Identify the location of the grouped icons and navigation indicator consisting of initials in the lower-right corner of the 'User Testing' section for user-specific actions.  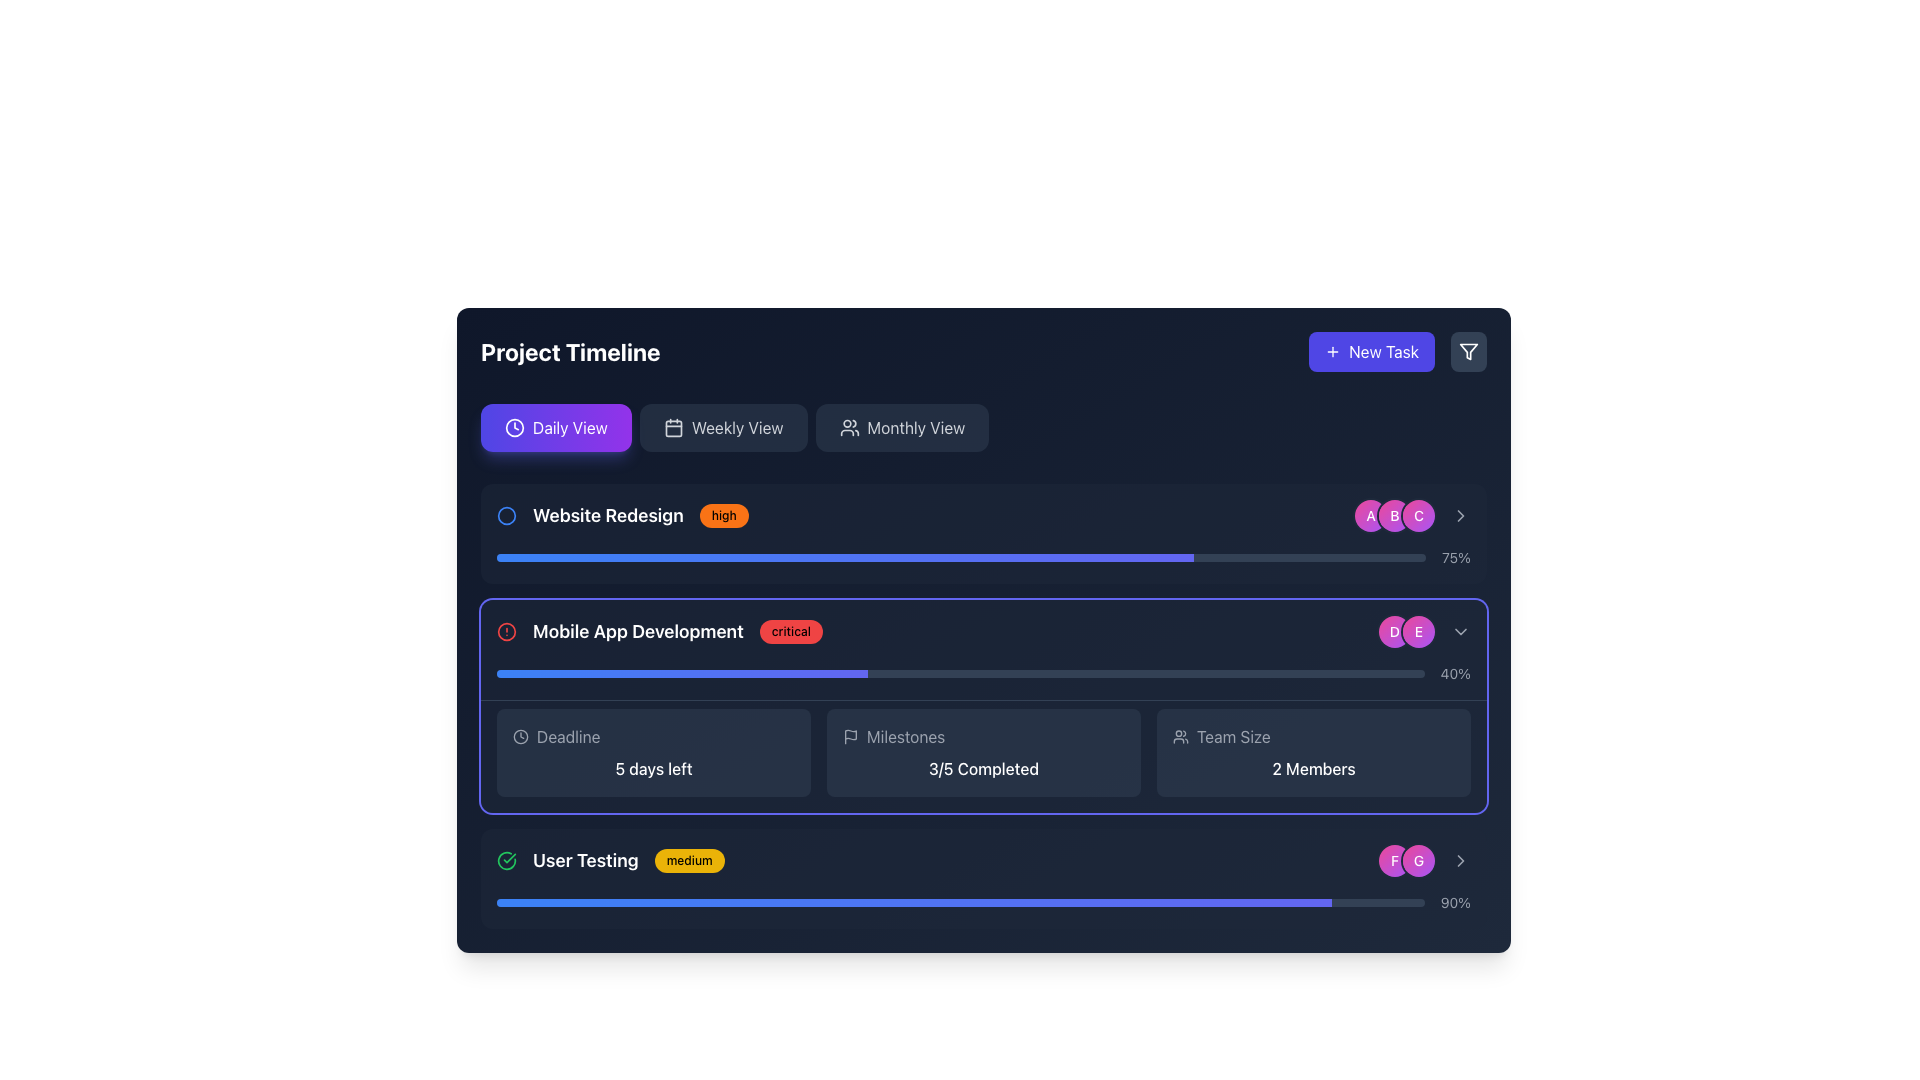
(1424, 859).